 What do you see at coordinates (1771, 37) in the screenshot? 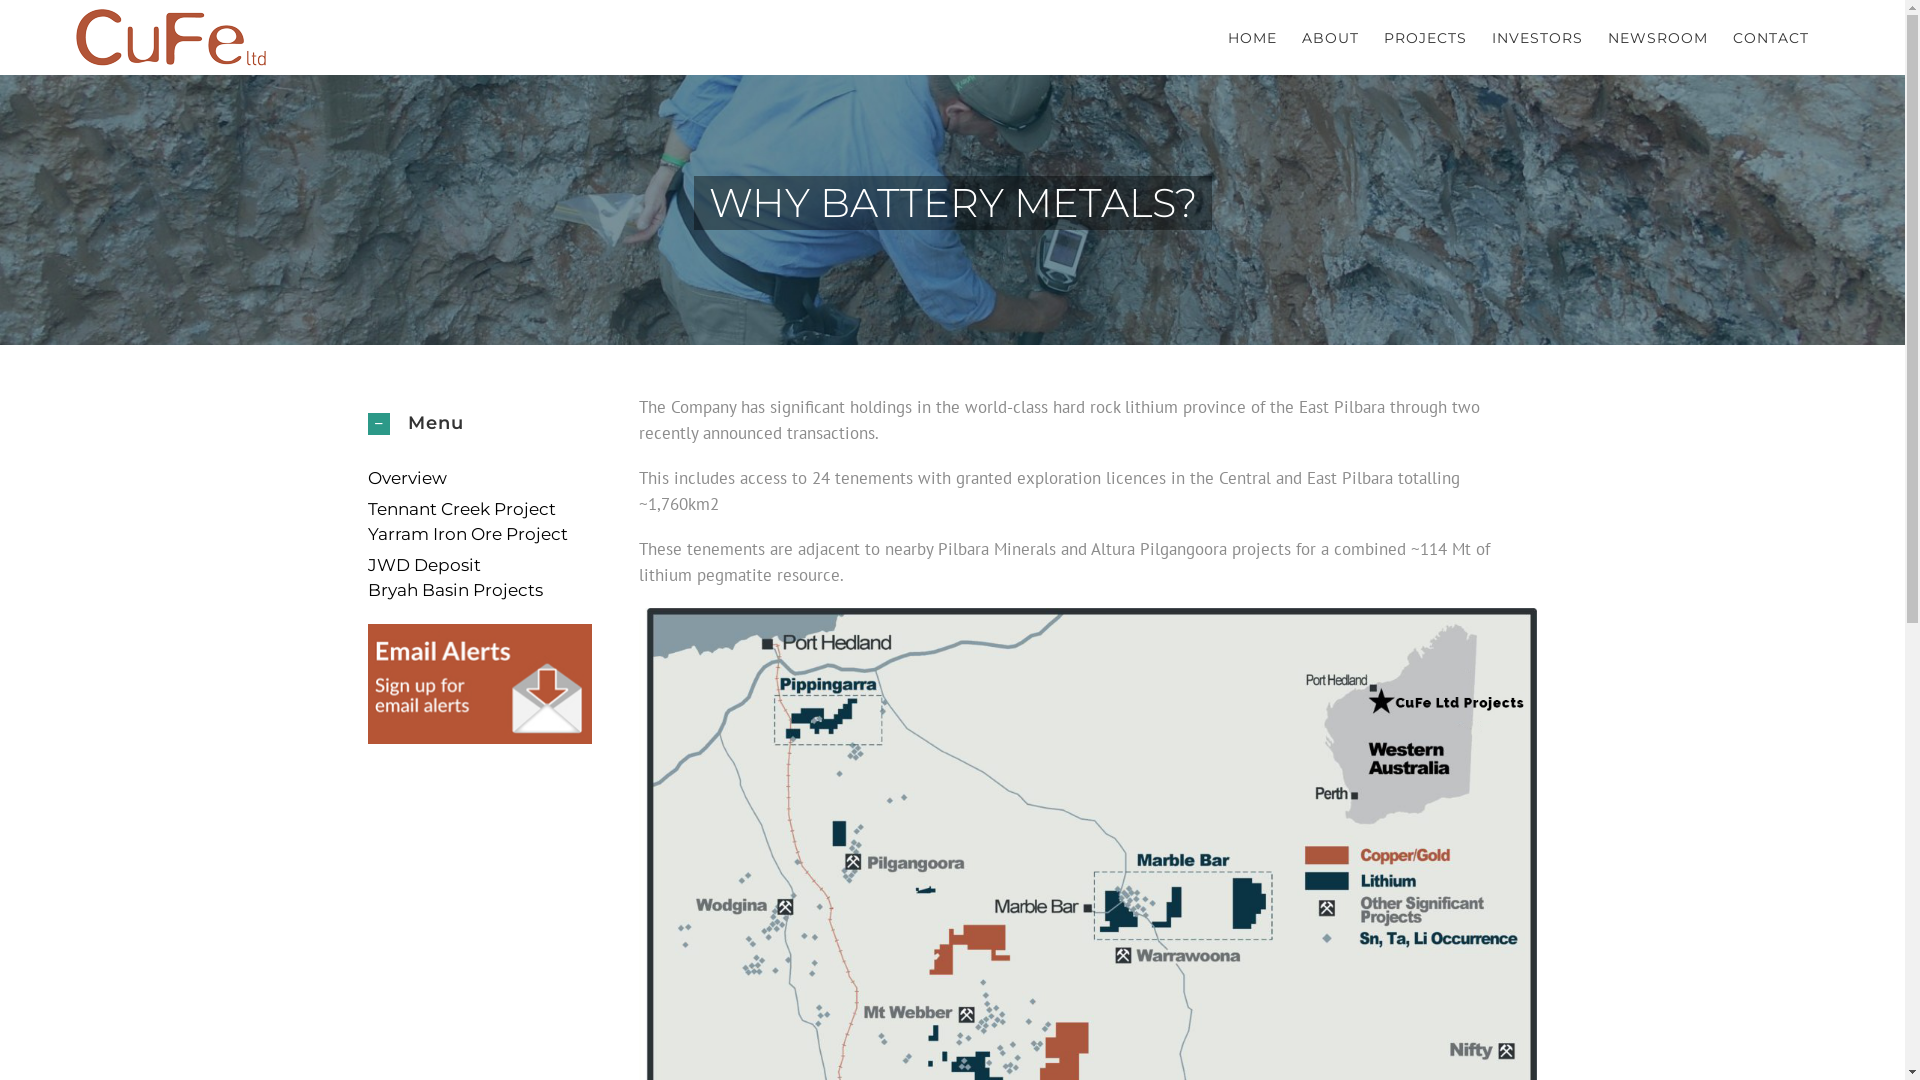
I see `'CONTACT'` at bounding box center [1771, 37].